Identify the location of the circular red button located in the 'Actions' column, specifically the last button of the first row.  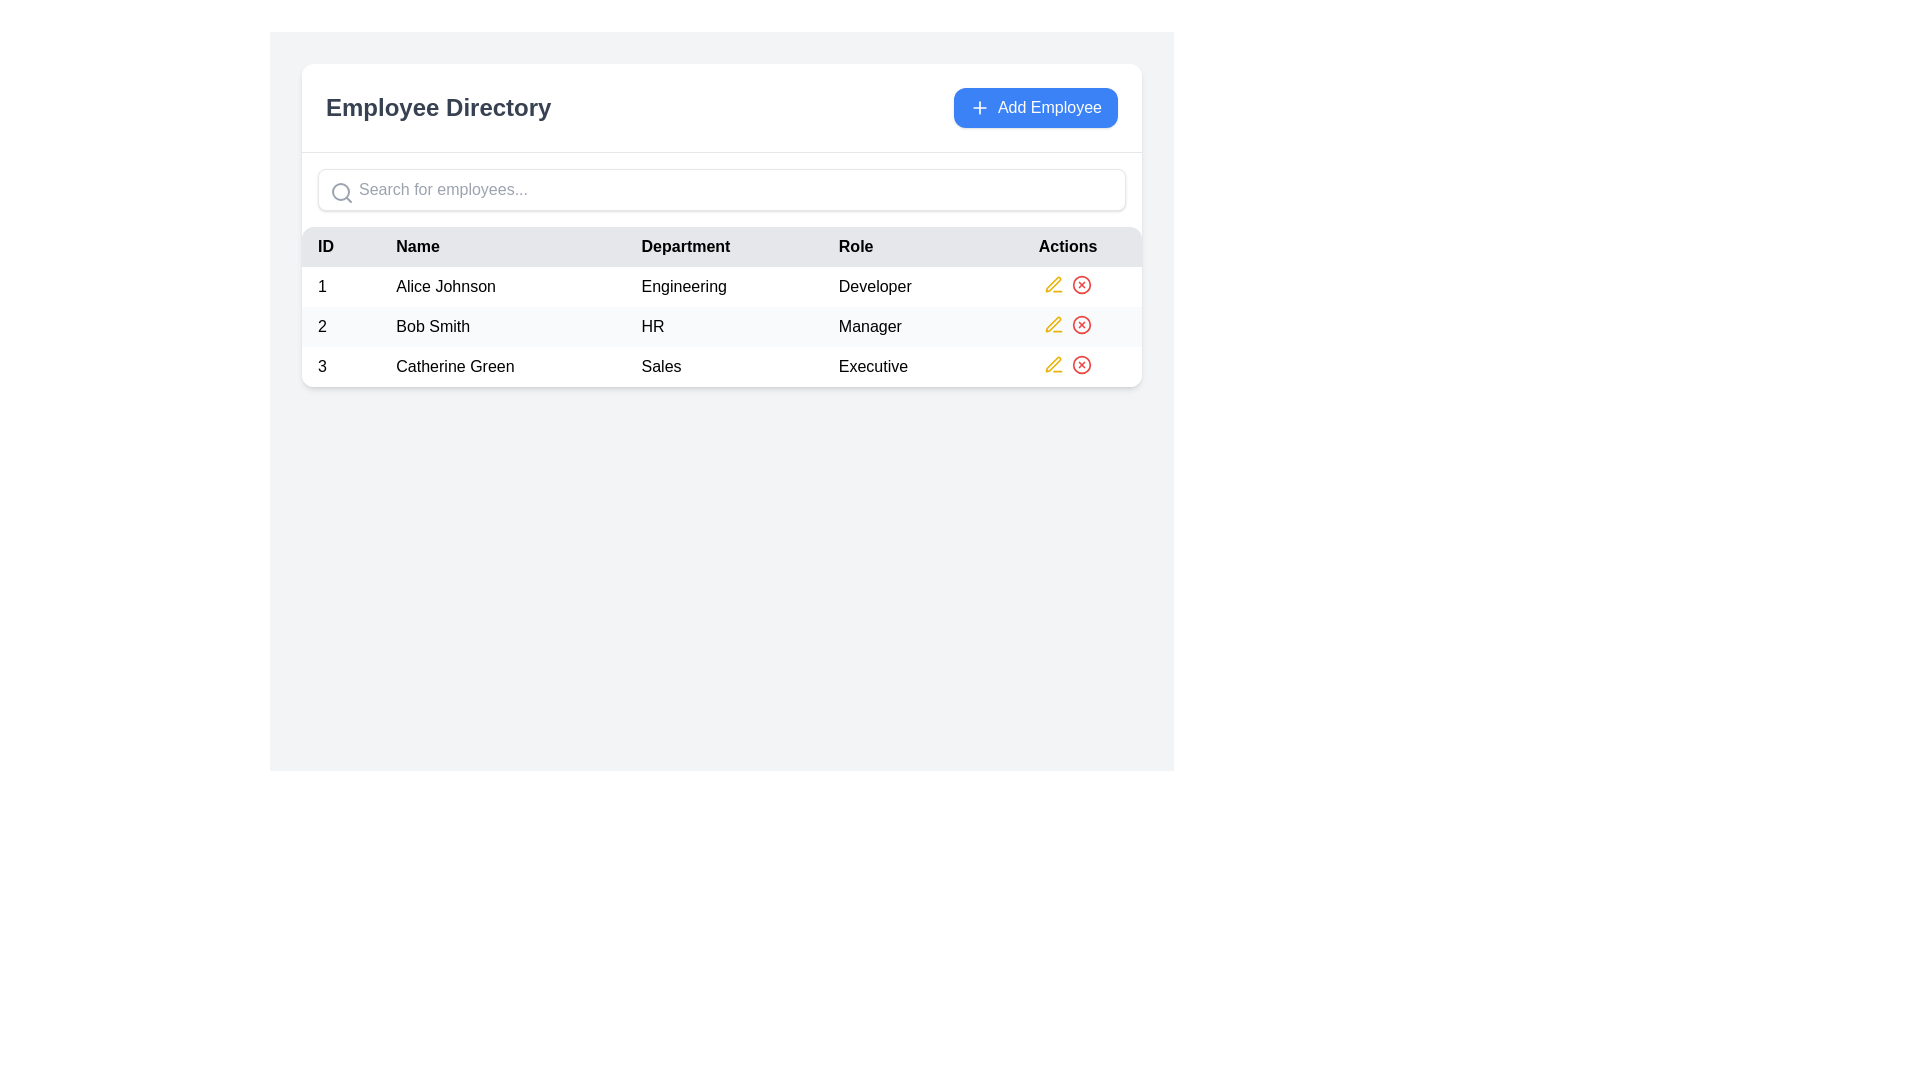
(1080, 285).